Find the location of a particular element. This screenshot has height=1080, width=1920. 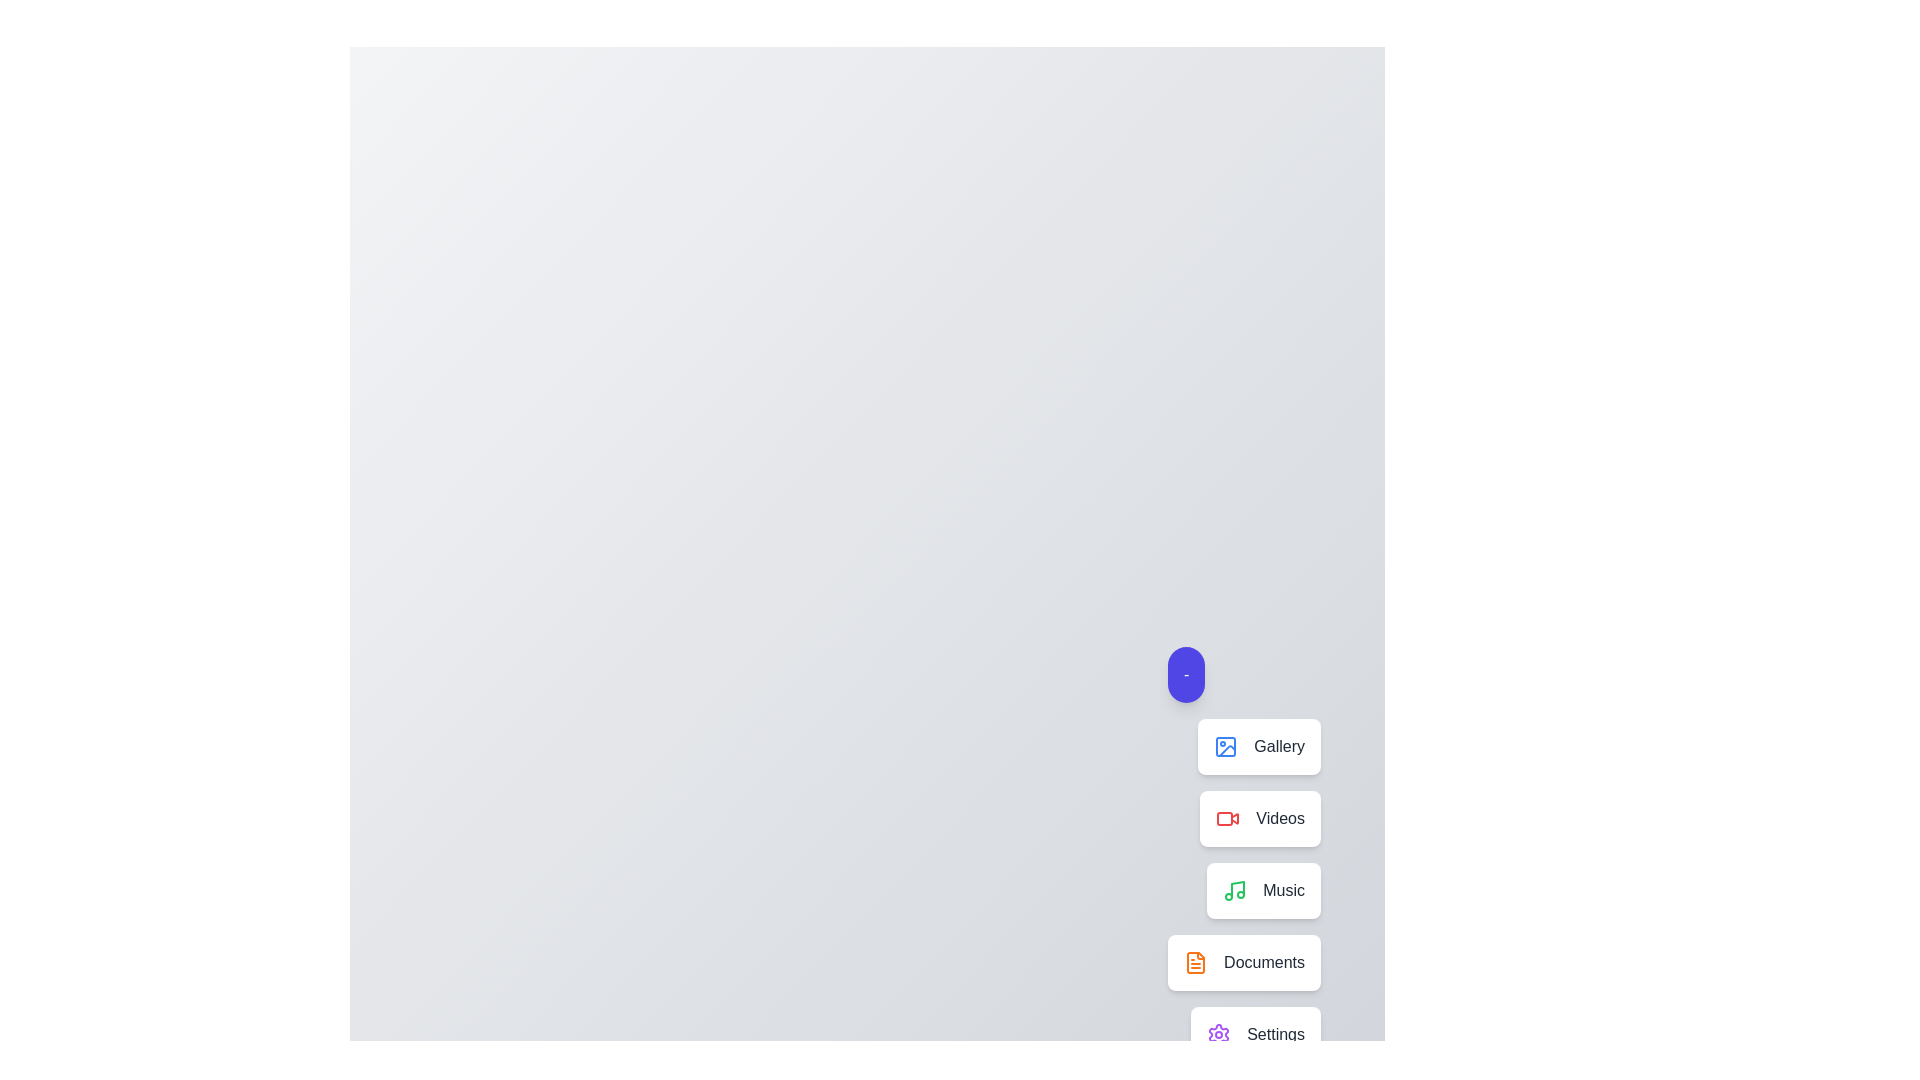

the Documents in the speed dial menu is located at coordinates (1243, 962).